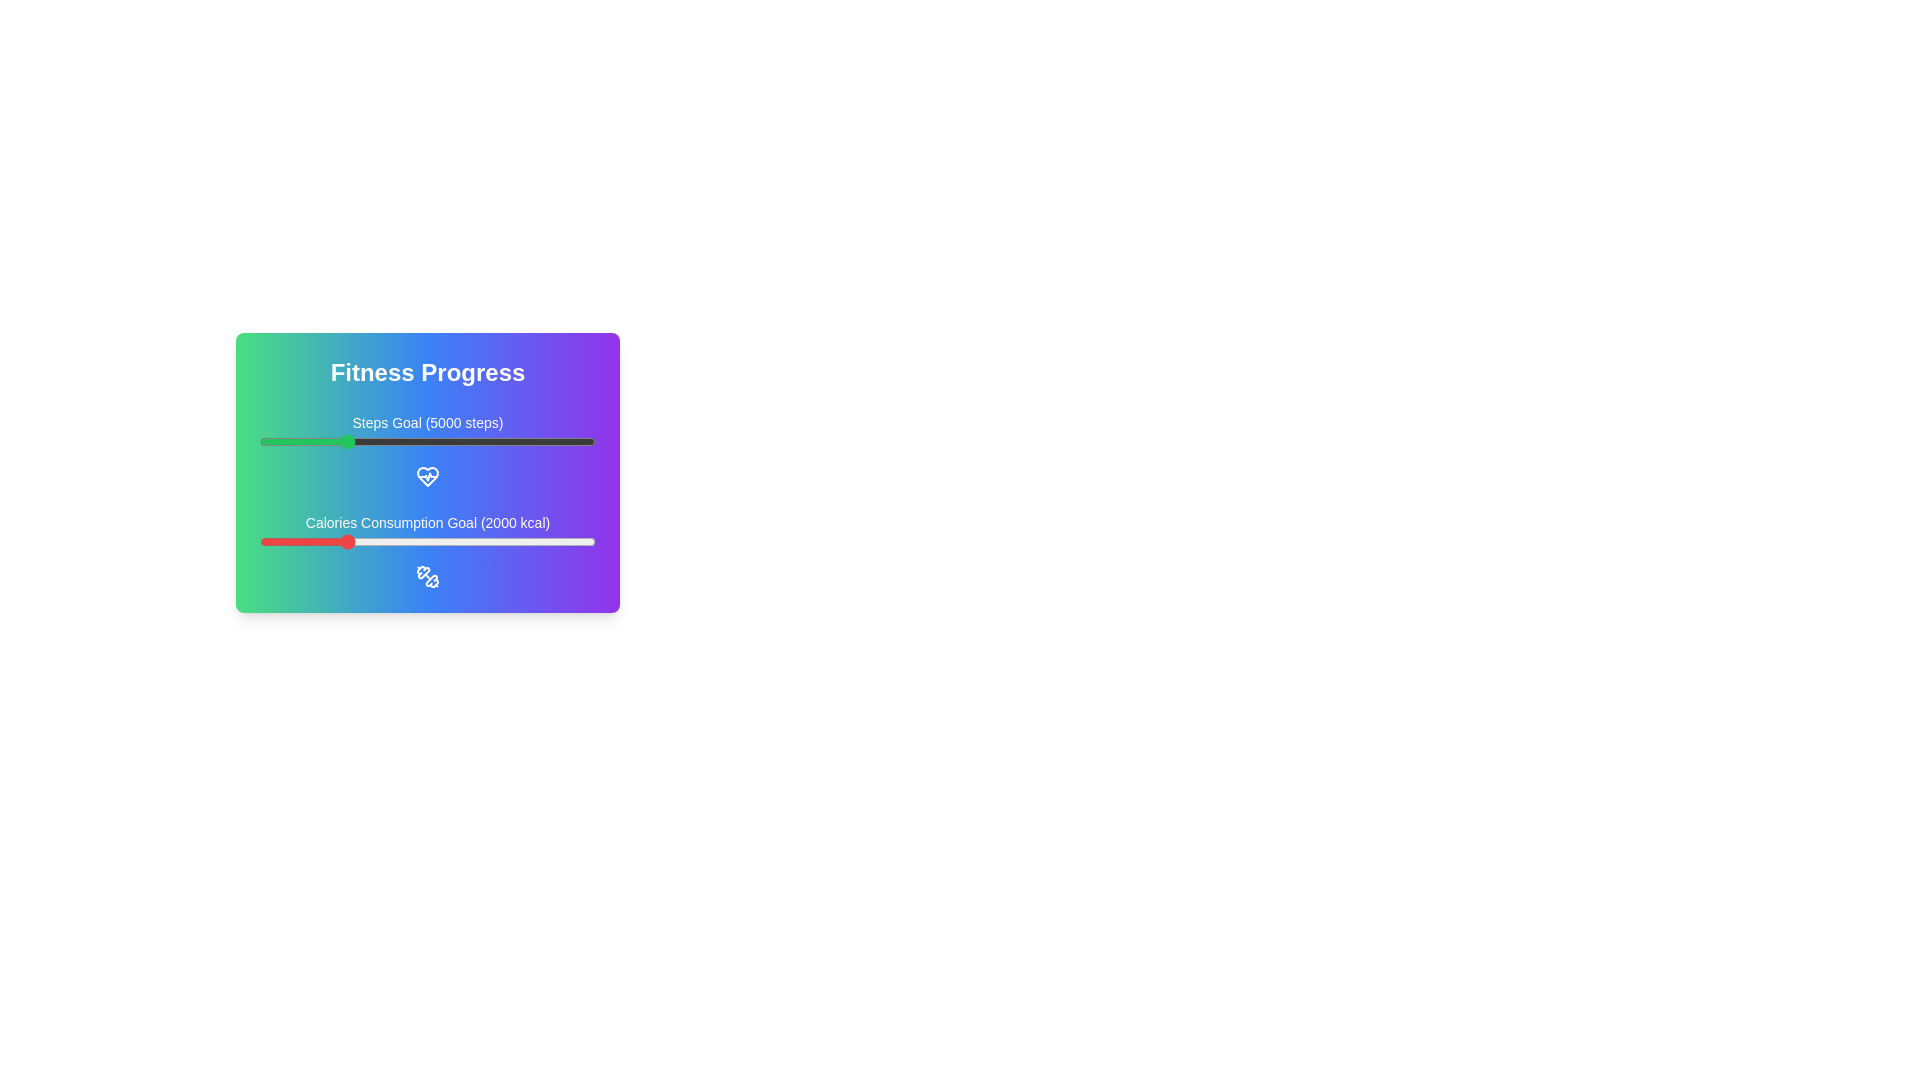  I want to click on the steps goal, so click(510, 441).